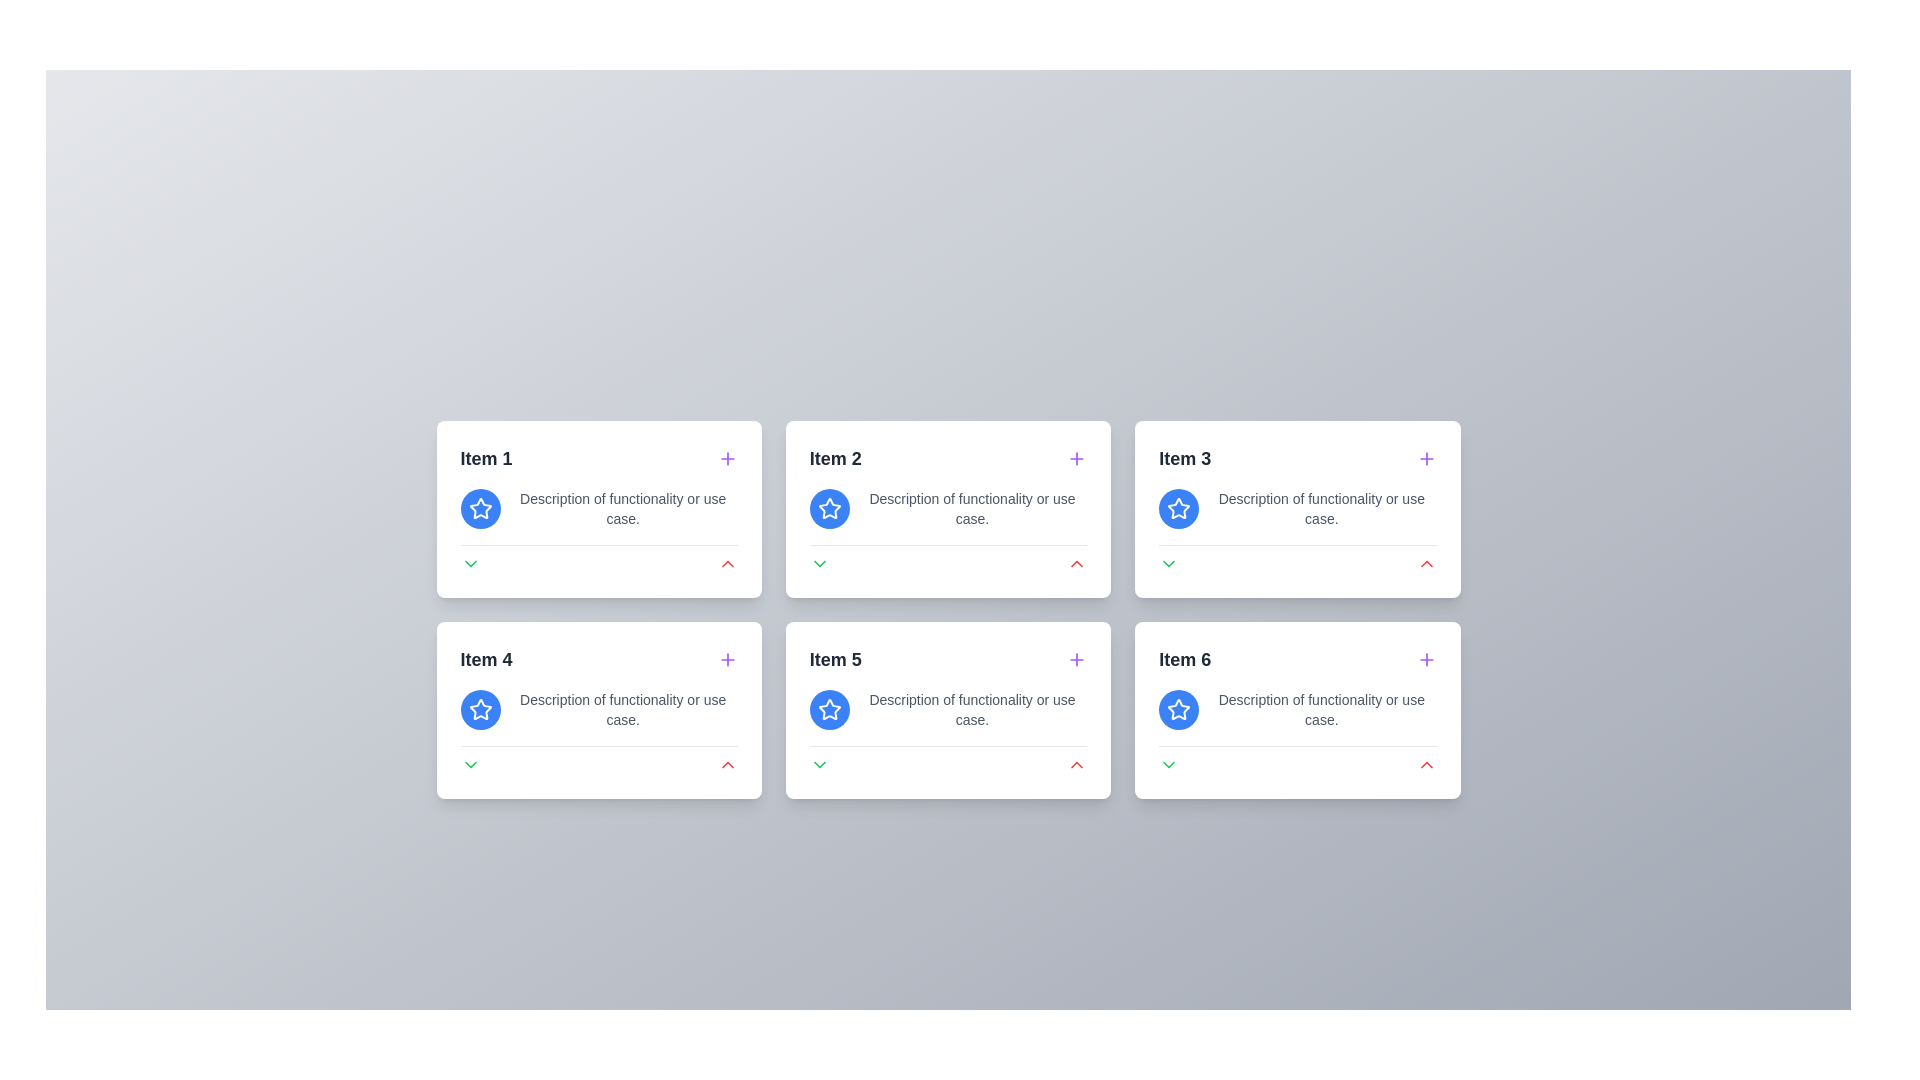 This screenshot has width=1920, height=1080. I want to click on the static text element that reads 'Description of functionality or use case', which is styled with a smaller font size, medium weight, and gray color, located to the right of a circular blue icon with a star, in the second row of a grid layout, so click(972, 708).